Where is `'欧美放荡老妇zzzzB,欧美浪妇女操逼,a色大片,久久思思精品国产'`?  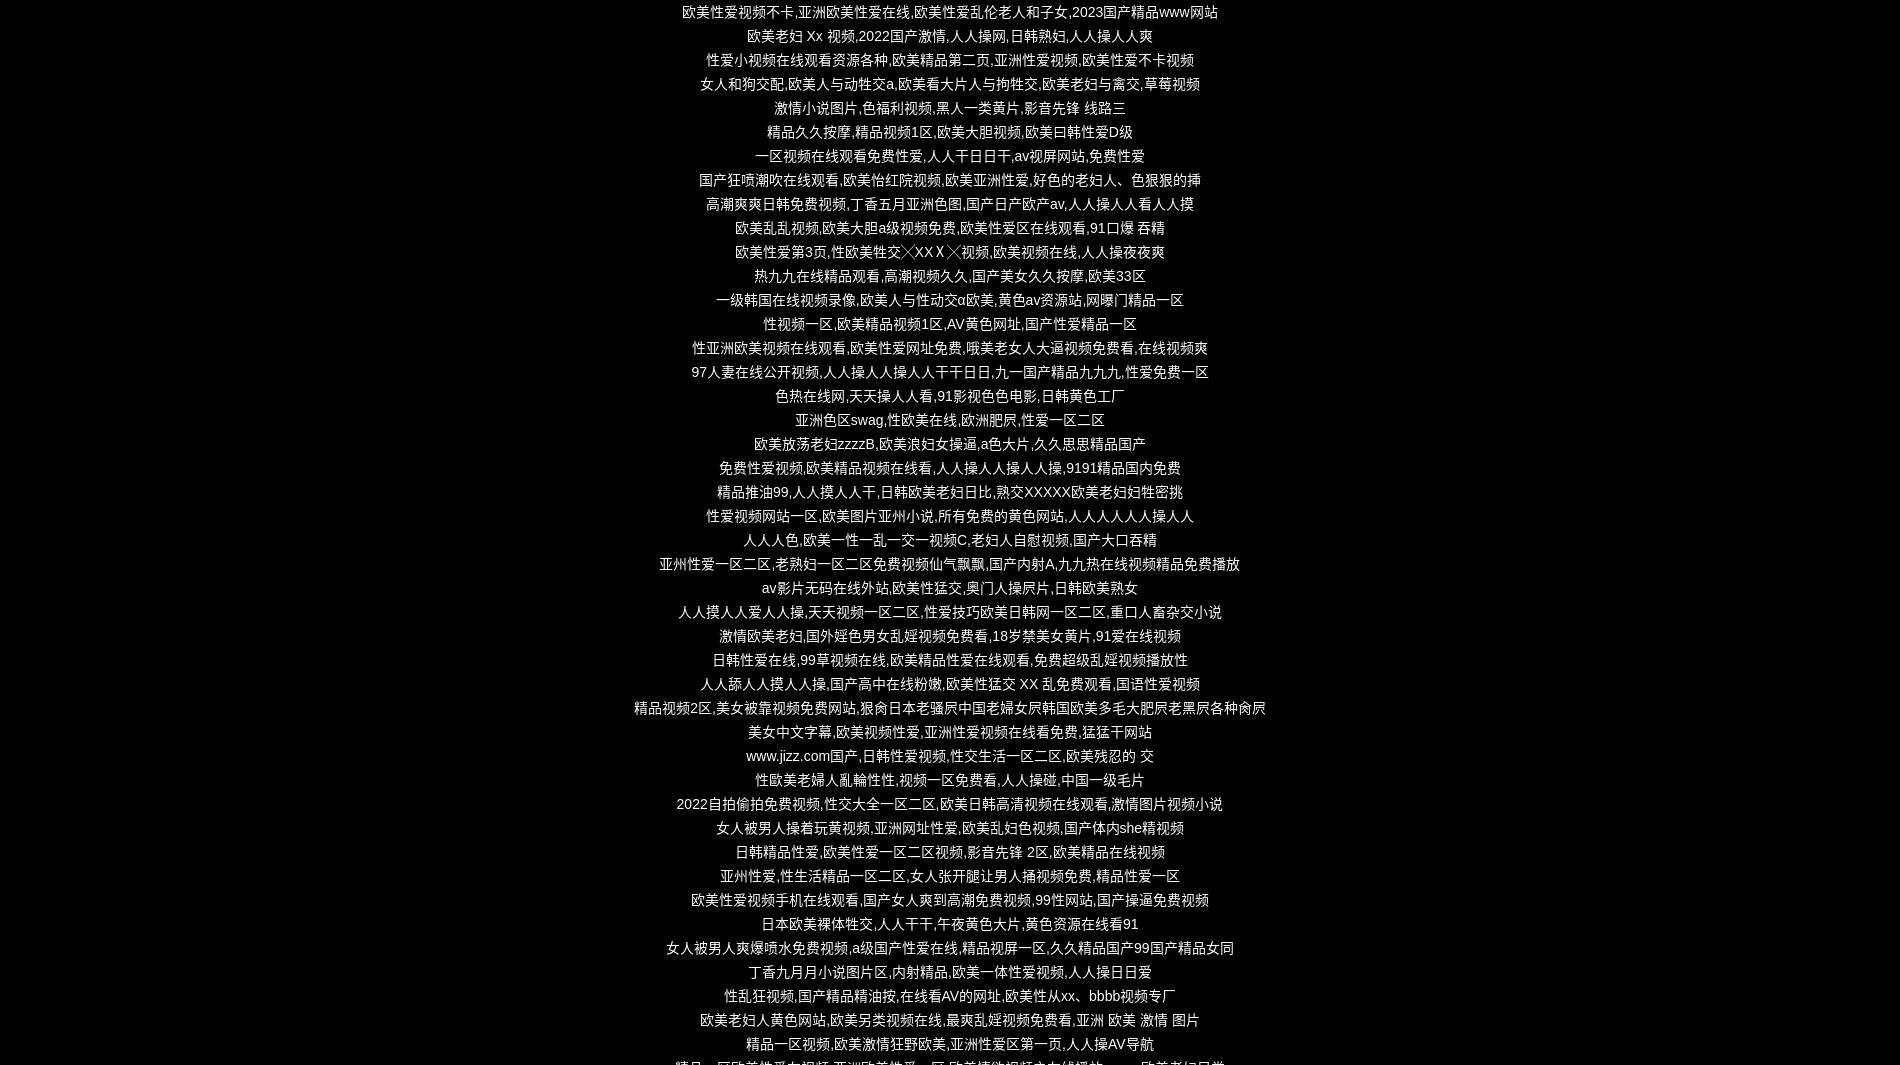
'欧美放荡老妇zzzzB,欧美浪妇女操逼,a色大片,久久思思精品国产' is located at coordinates (948, 442).